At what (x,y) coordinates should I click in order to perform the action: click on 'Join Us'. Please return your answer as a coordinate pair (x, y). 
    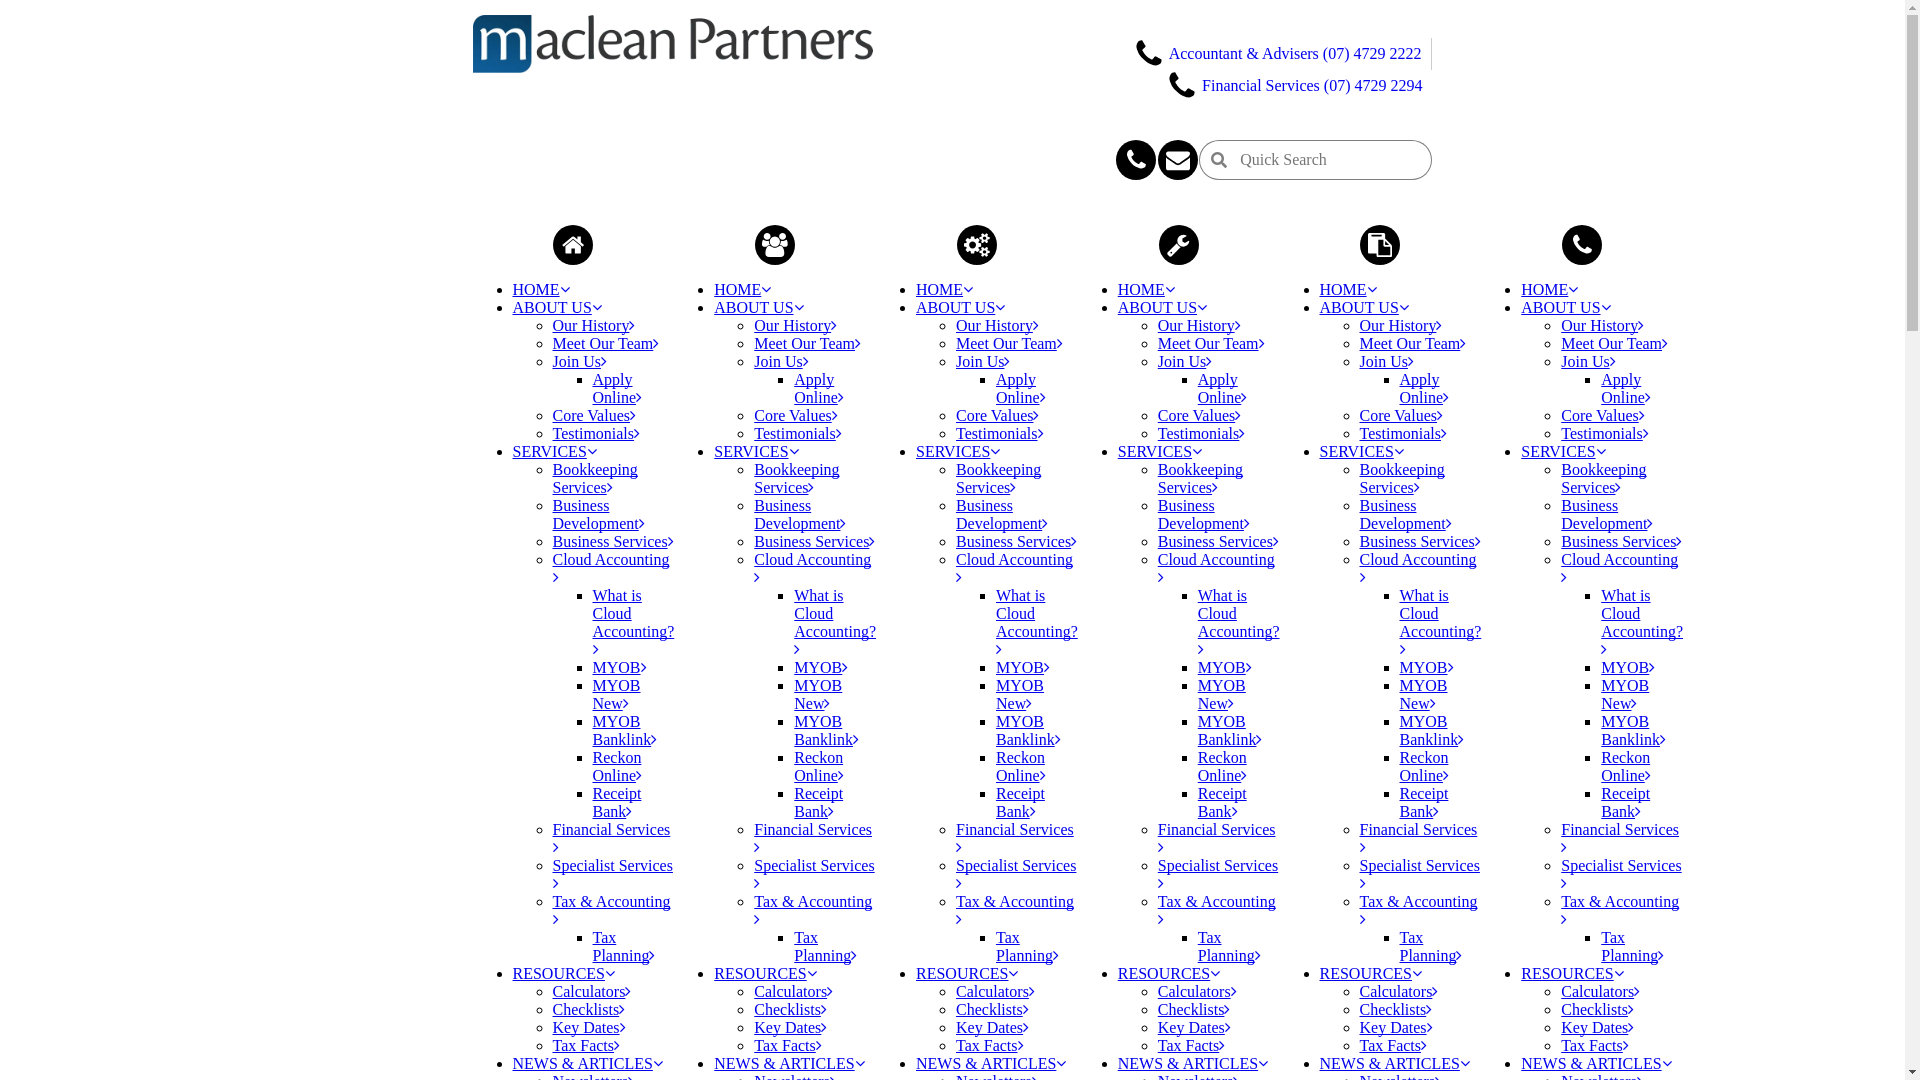
    Looking at the image, I should click on (578, 361).